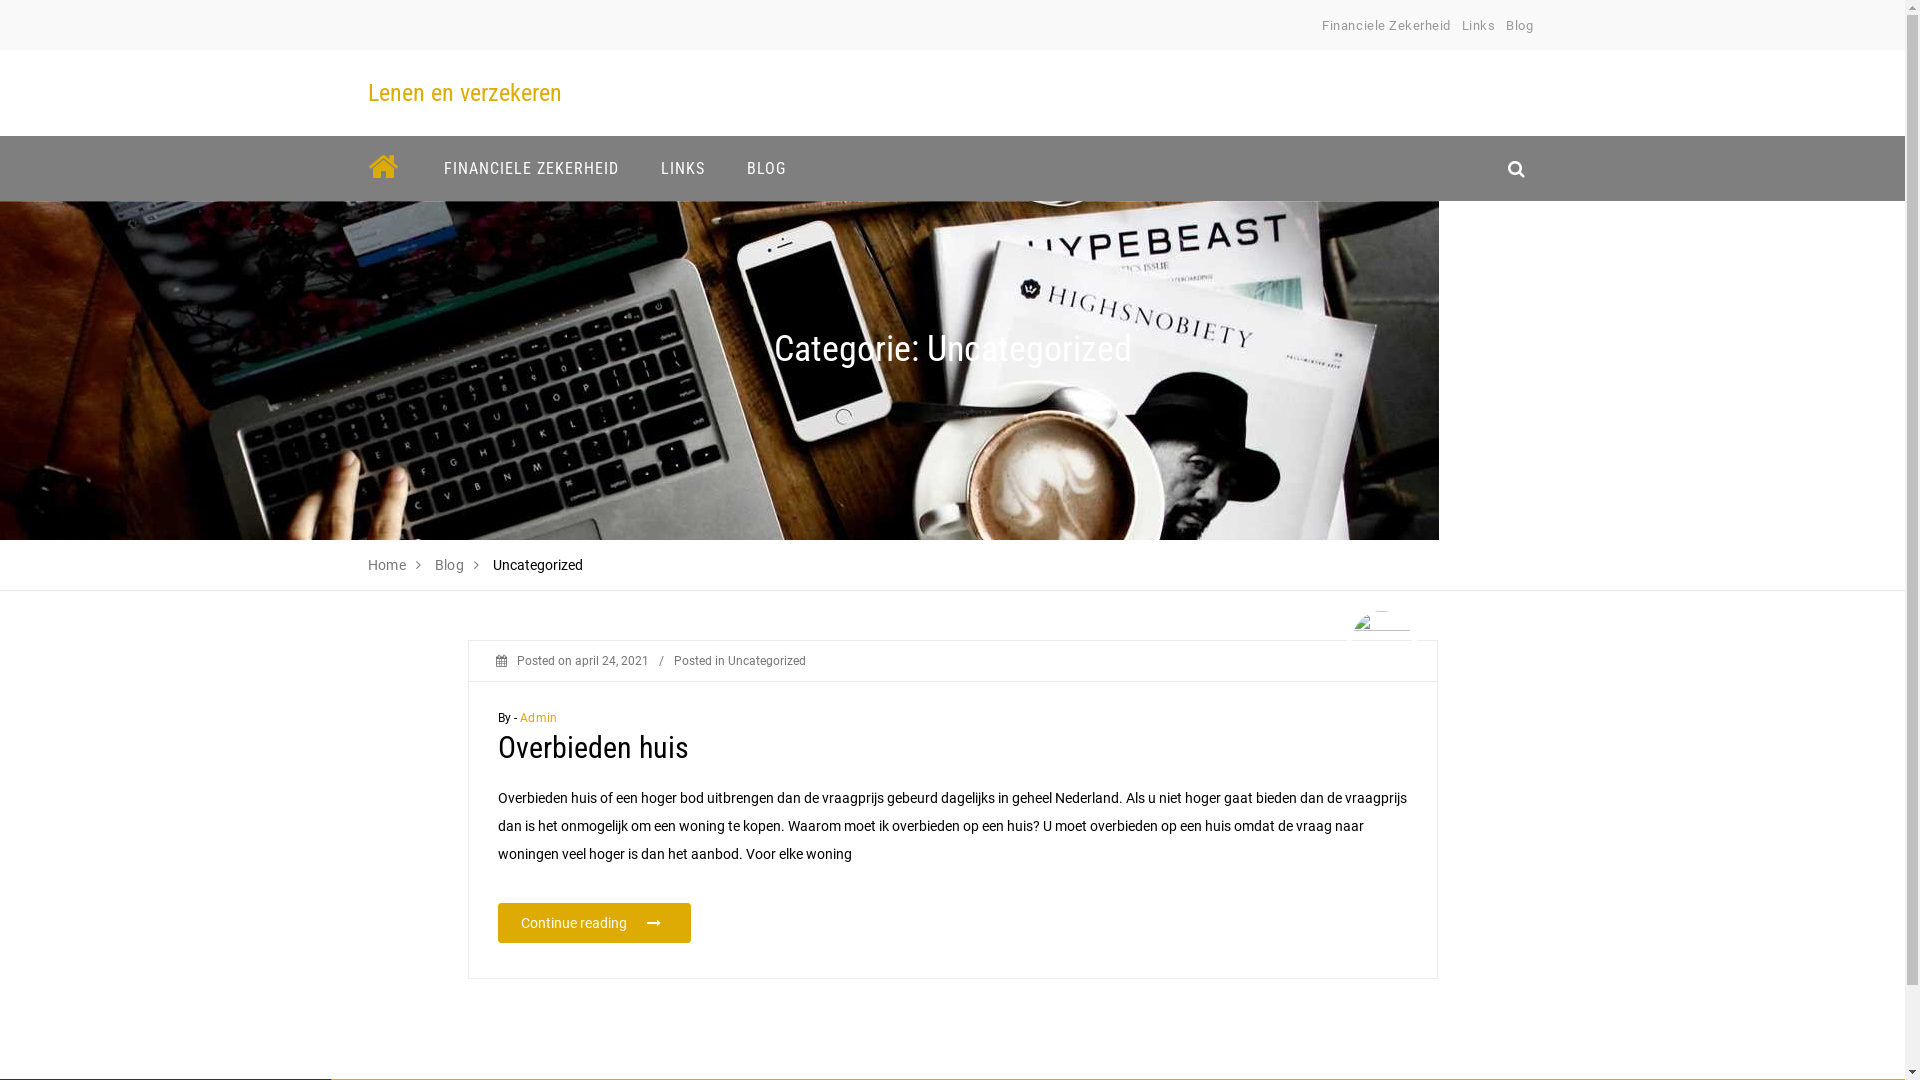 The height and width of the screenshot is (1080, 1920). I want to click on 'Admin', so click(538, 716).